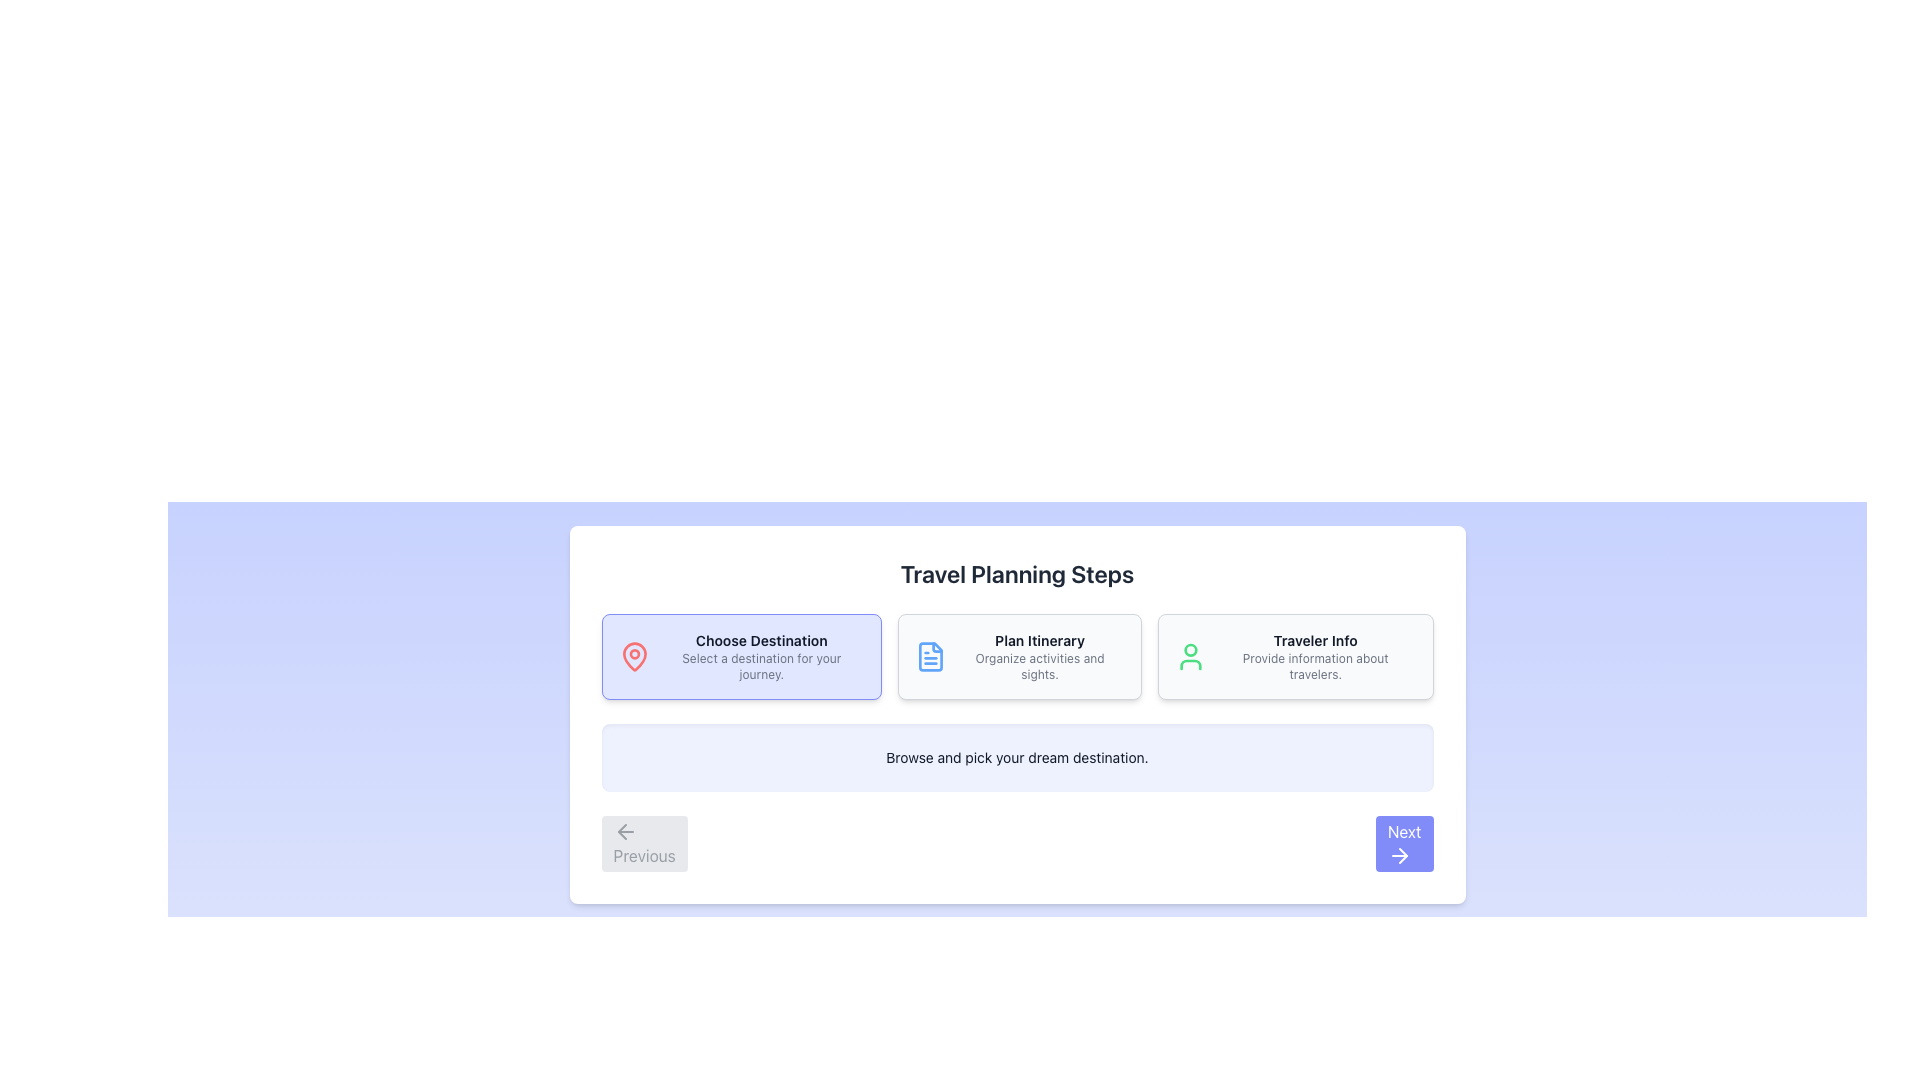  I want to click on the pin icon that visually represents the concept of selecting a destination, located centrally within the 'Choose Destination' button in the first button of a three-button layout, so click(633, 656).